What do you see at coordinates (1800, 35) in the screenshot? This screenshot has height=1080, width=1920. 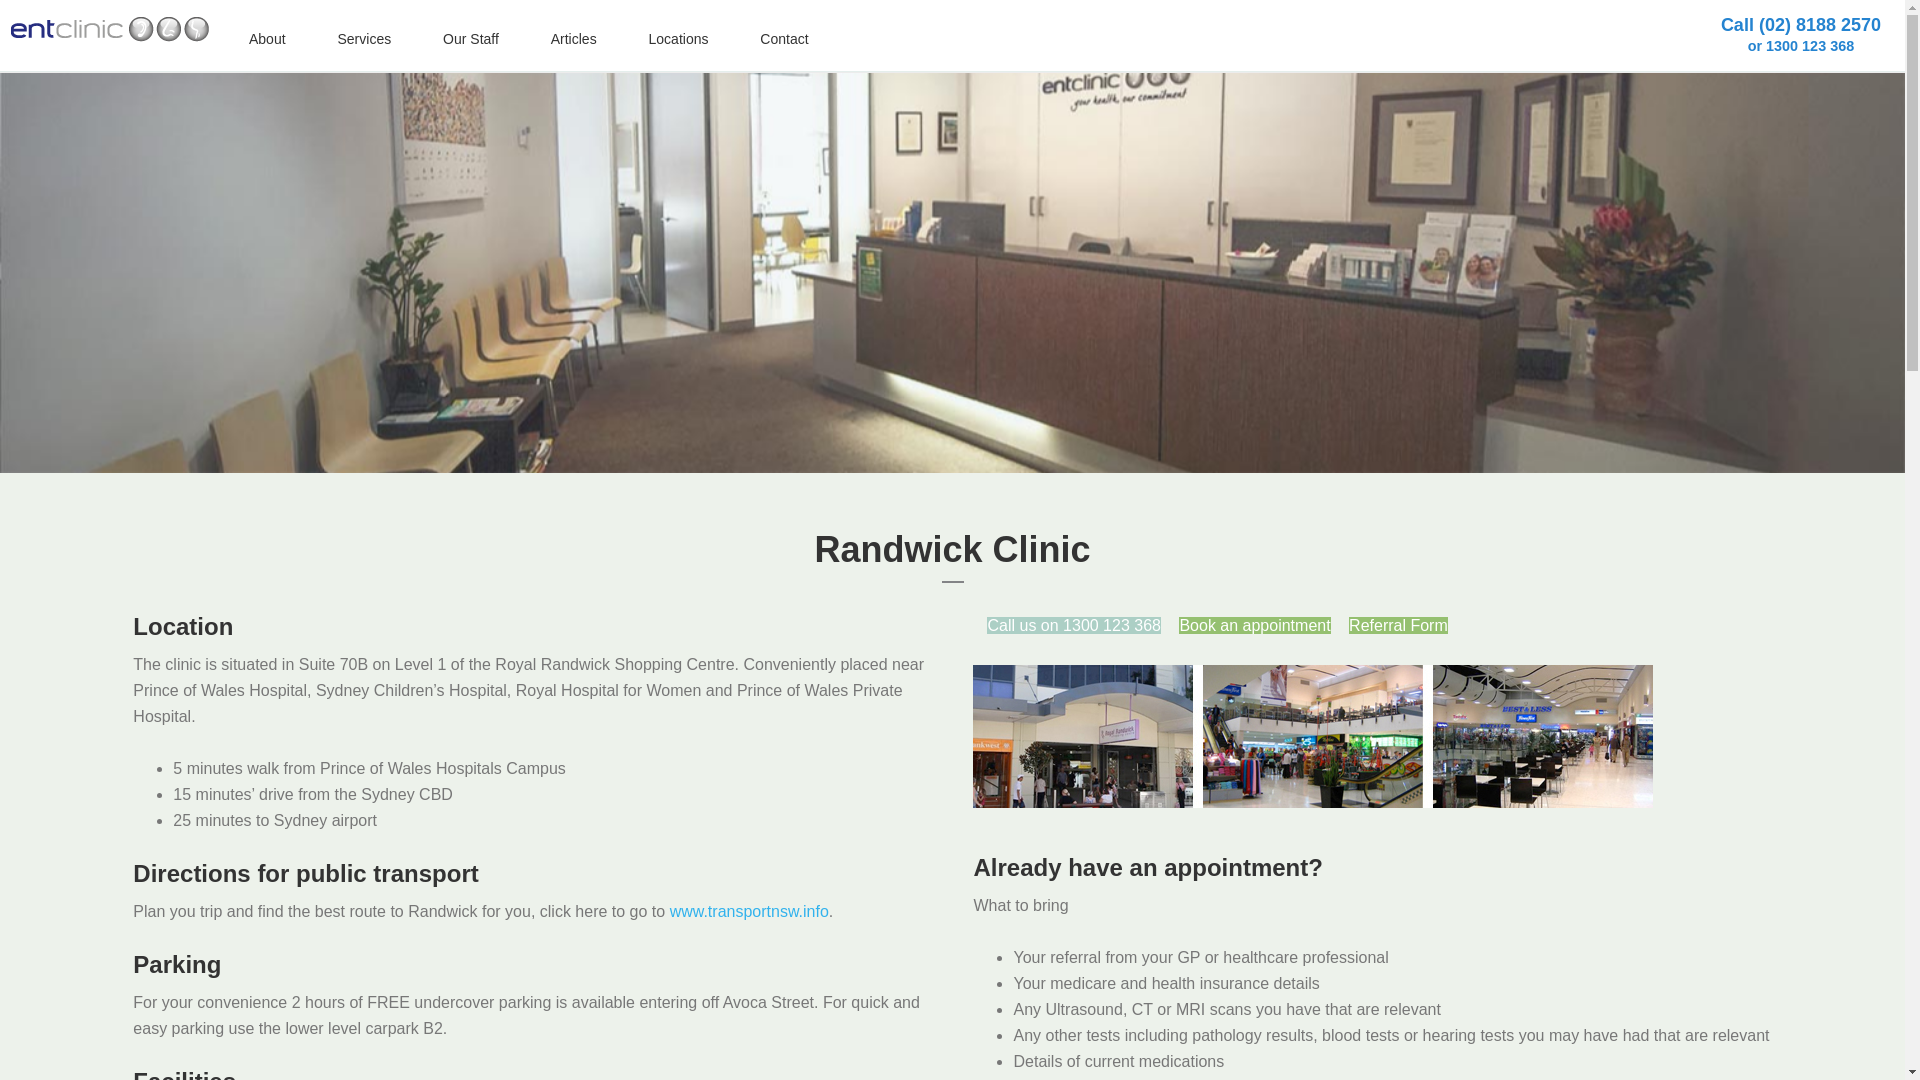 I see `'Call (02) 8188 2570` at bounding box center [1800, 35].